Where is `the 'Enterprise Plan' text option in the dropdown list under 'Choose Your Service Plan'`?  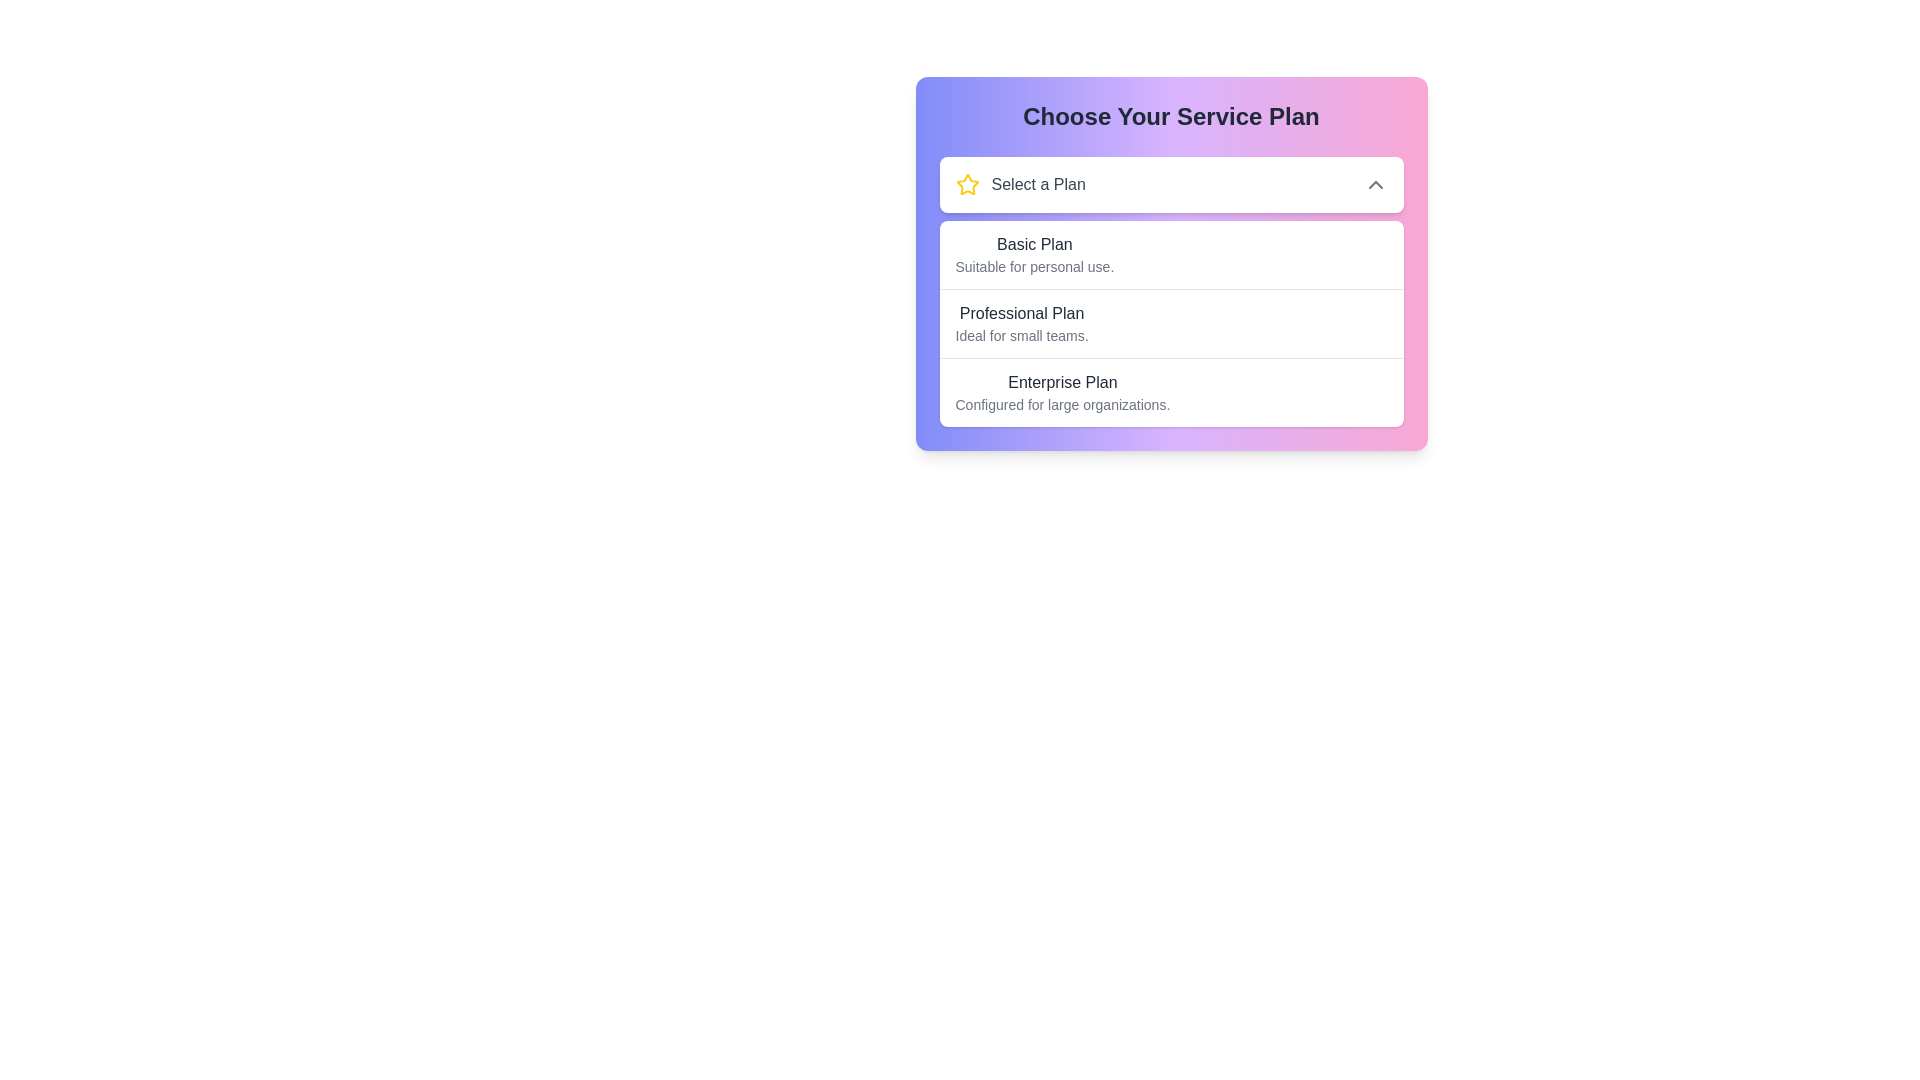
the 'Enterprise Plan' text option in the dropdown list under 'Choose Your Service Plan' is located at coordinates (1061, 393).